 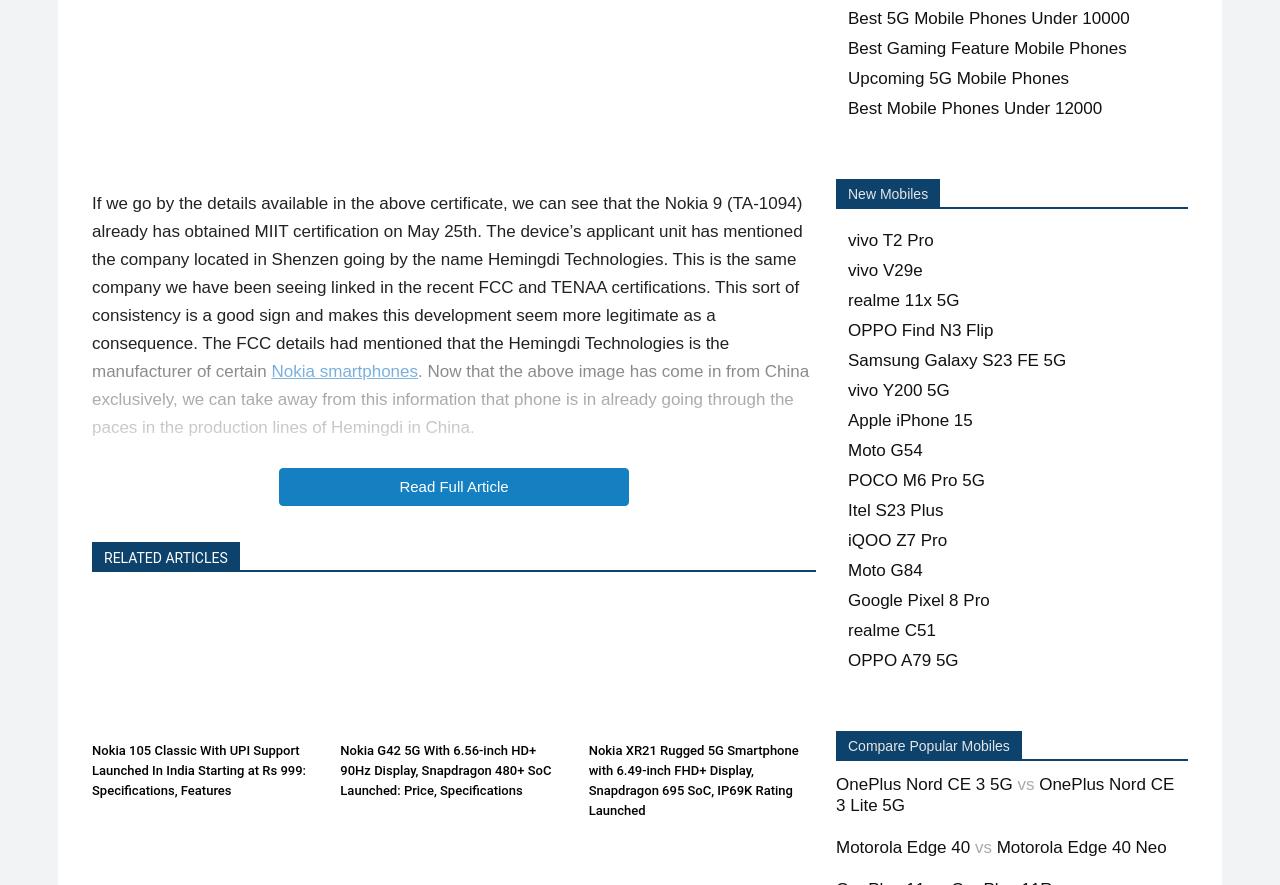 I want to click on 'OnePlus Nord CE 3 Lite 5G', so click(x=1005, y=793).